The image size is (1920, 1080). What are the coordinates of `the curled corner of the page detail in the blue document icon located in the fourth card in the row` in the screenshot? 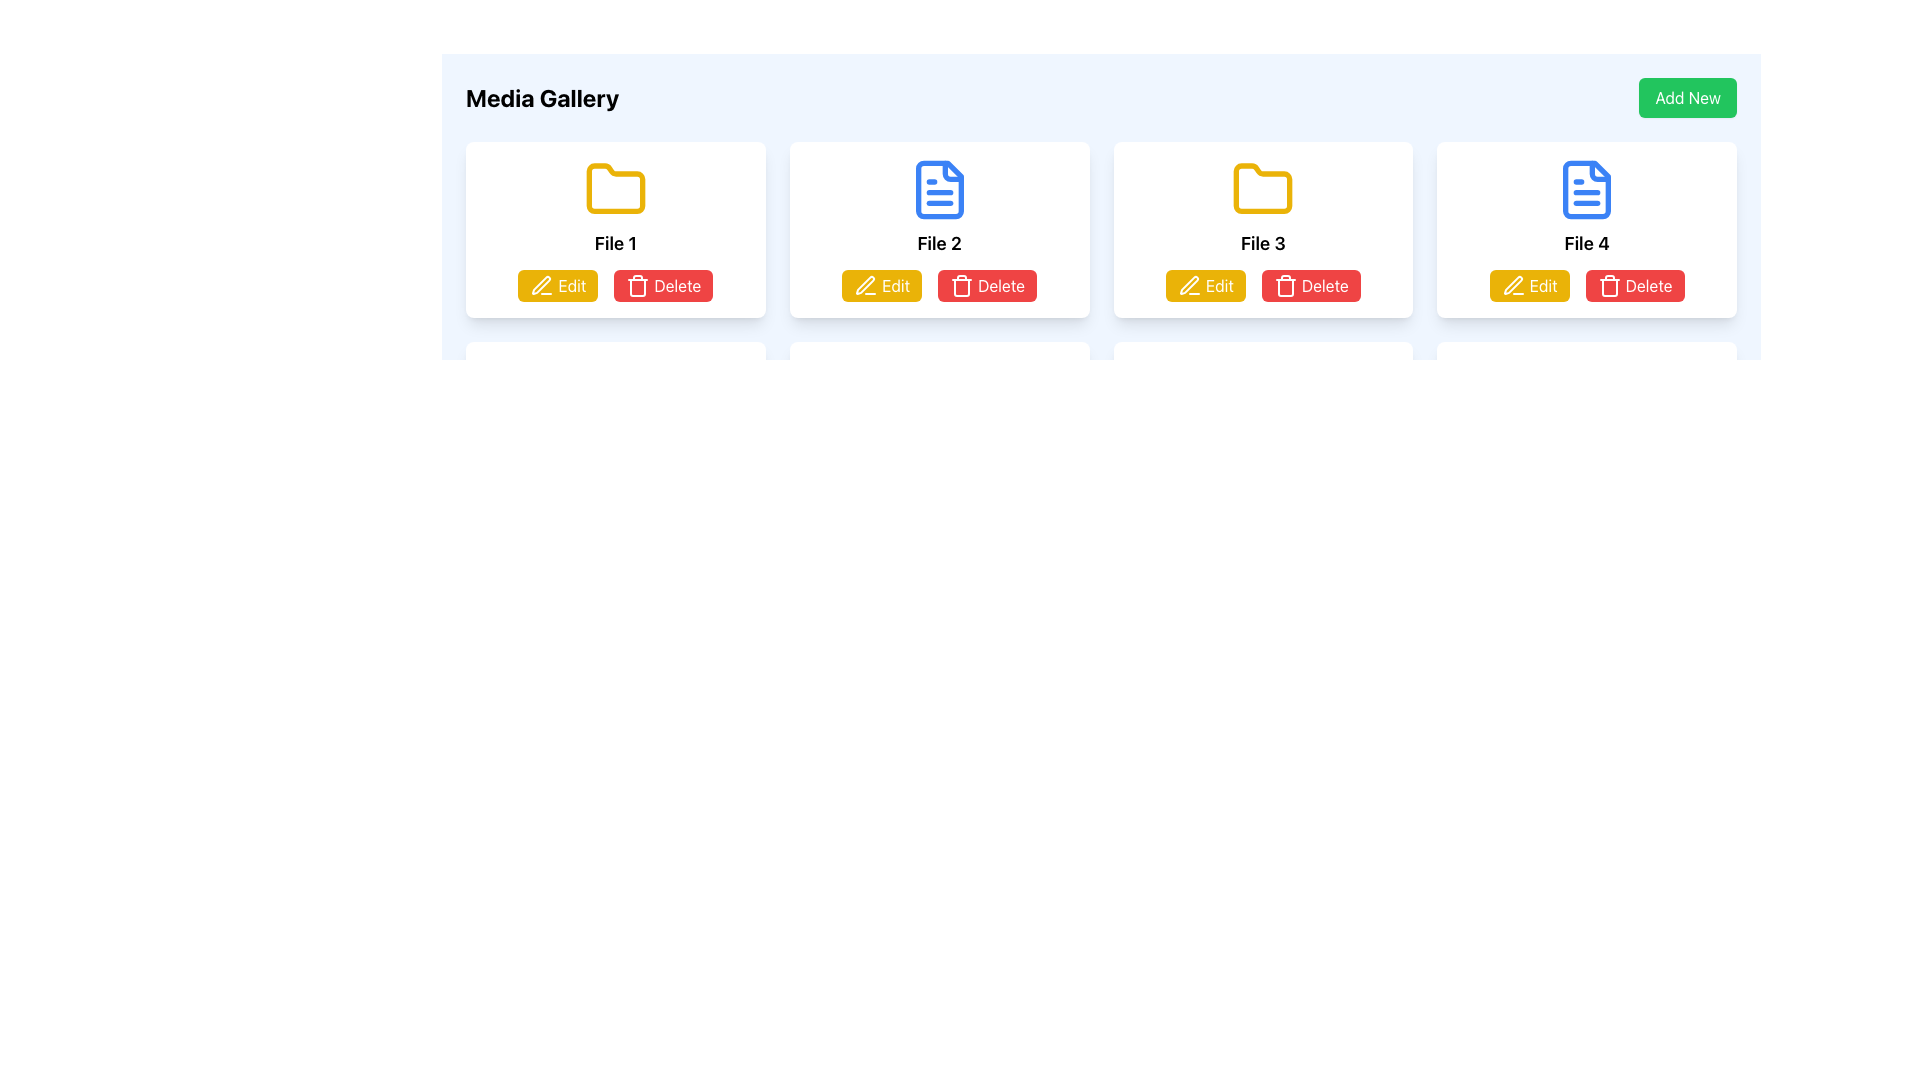 It's located at (1600, 170).